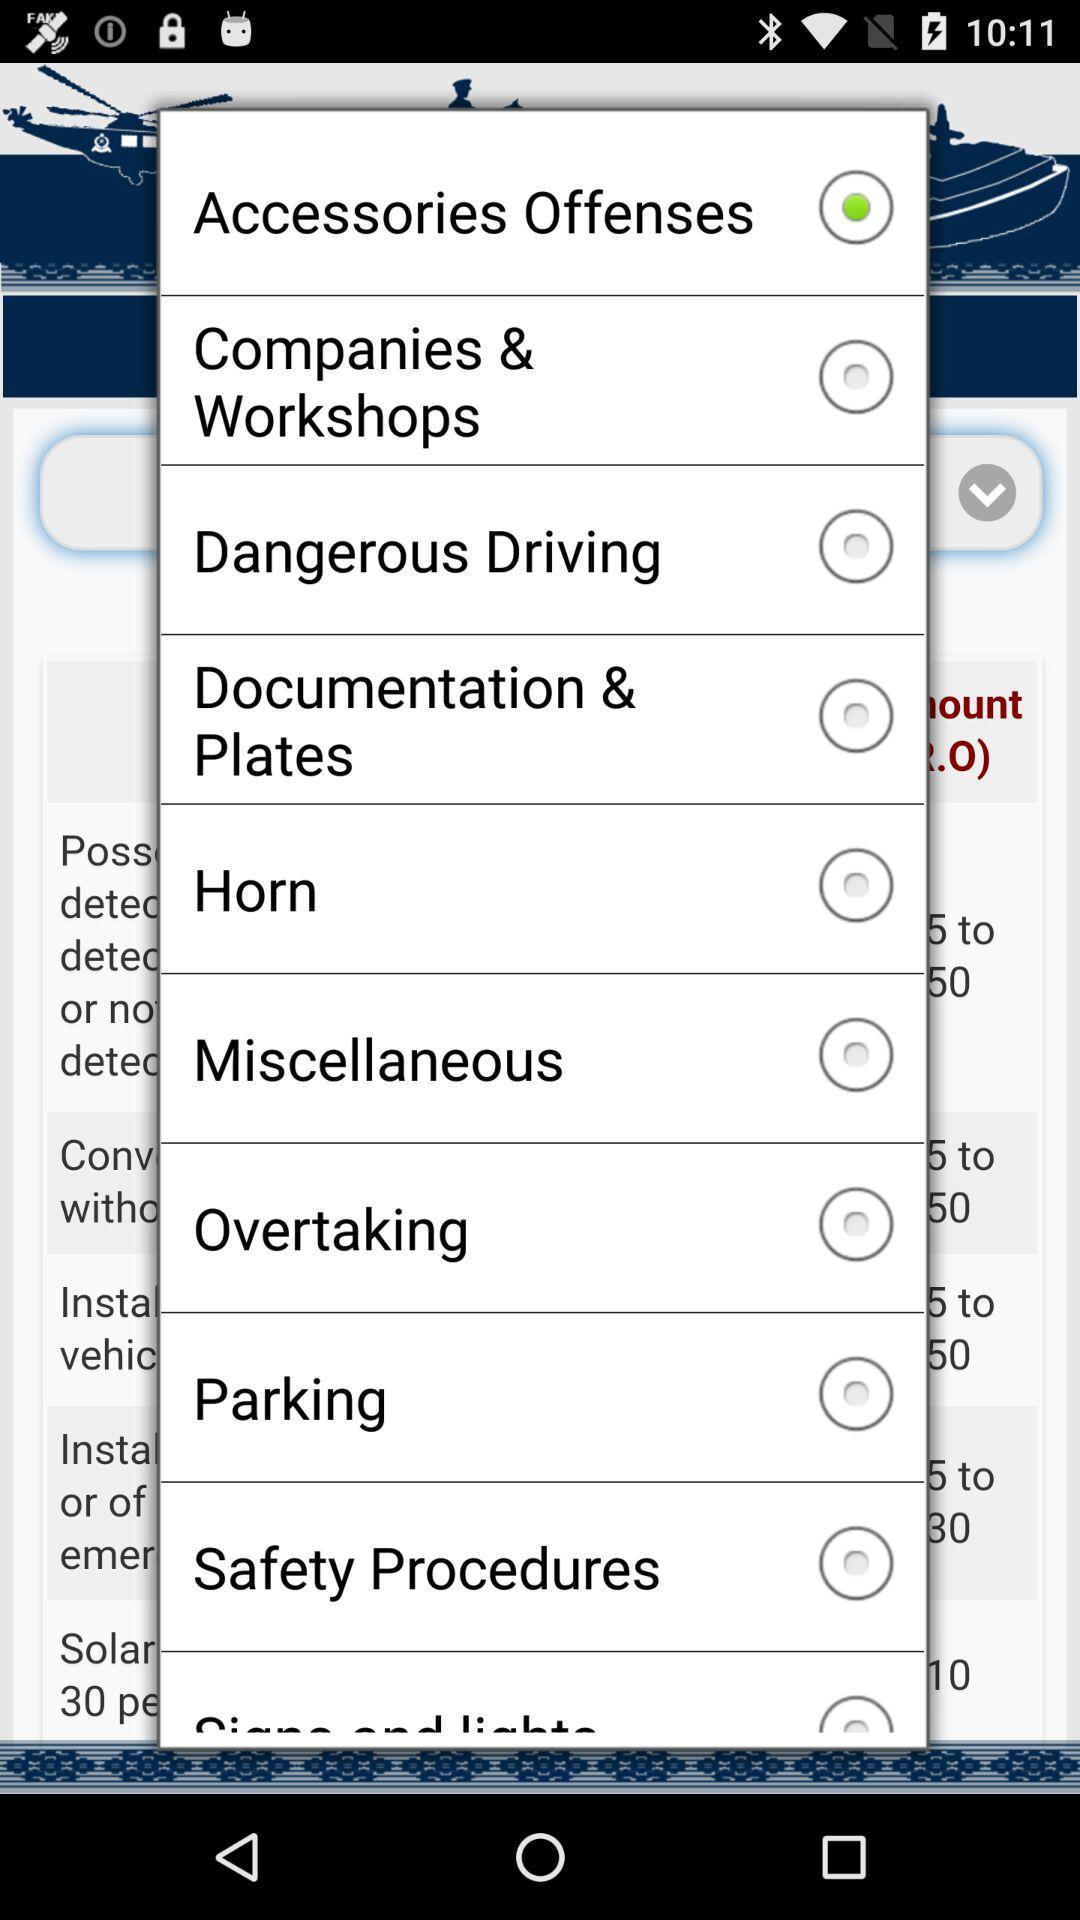 This screenshot has width=1080, height=1920. What do you see at coordinates (542, 380) in the screenshot?
I see `companies & workshops item` at bounding box center [542, 380].